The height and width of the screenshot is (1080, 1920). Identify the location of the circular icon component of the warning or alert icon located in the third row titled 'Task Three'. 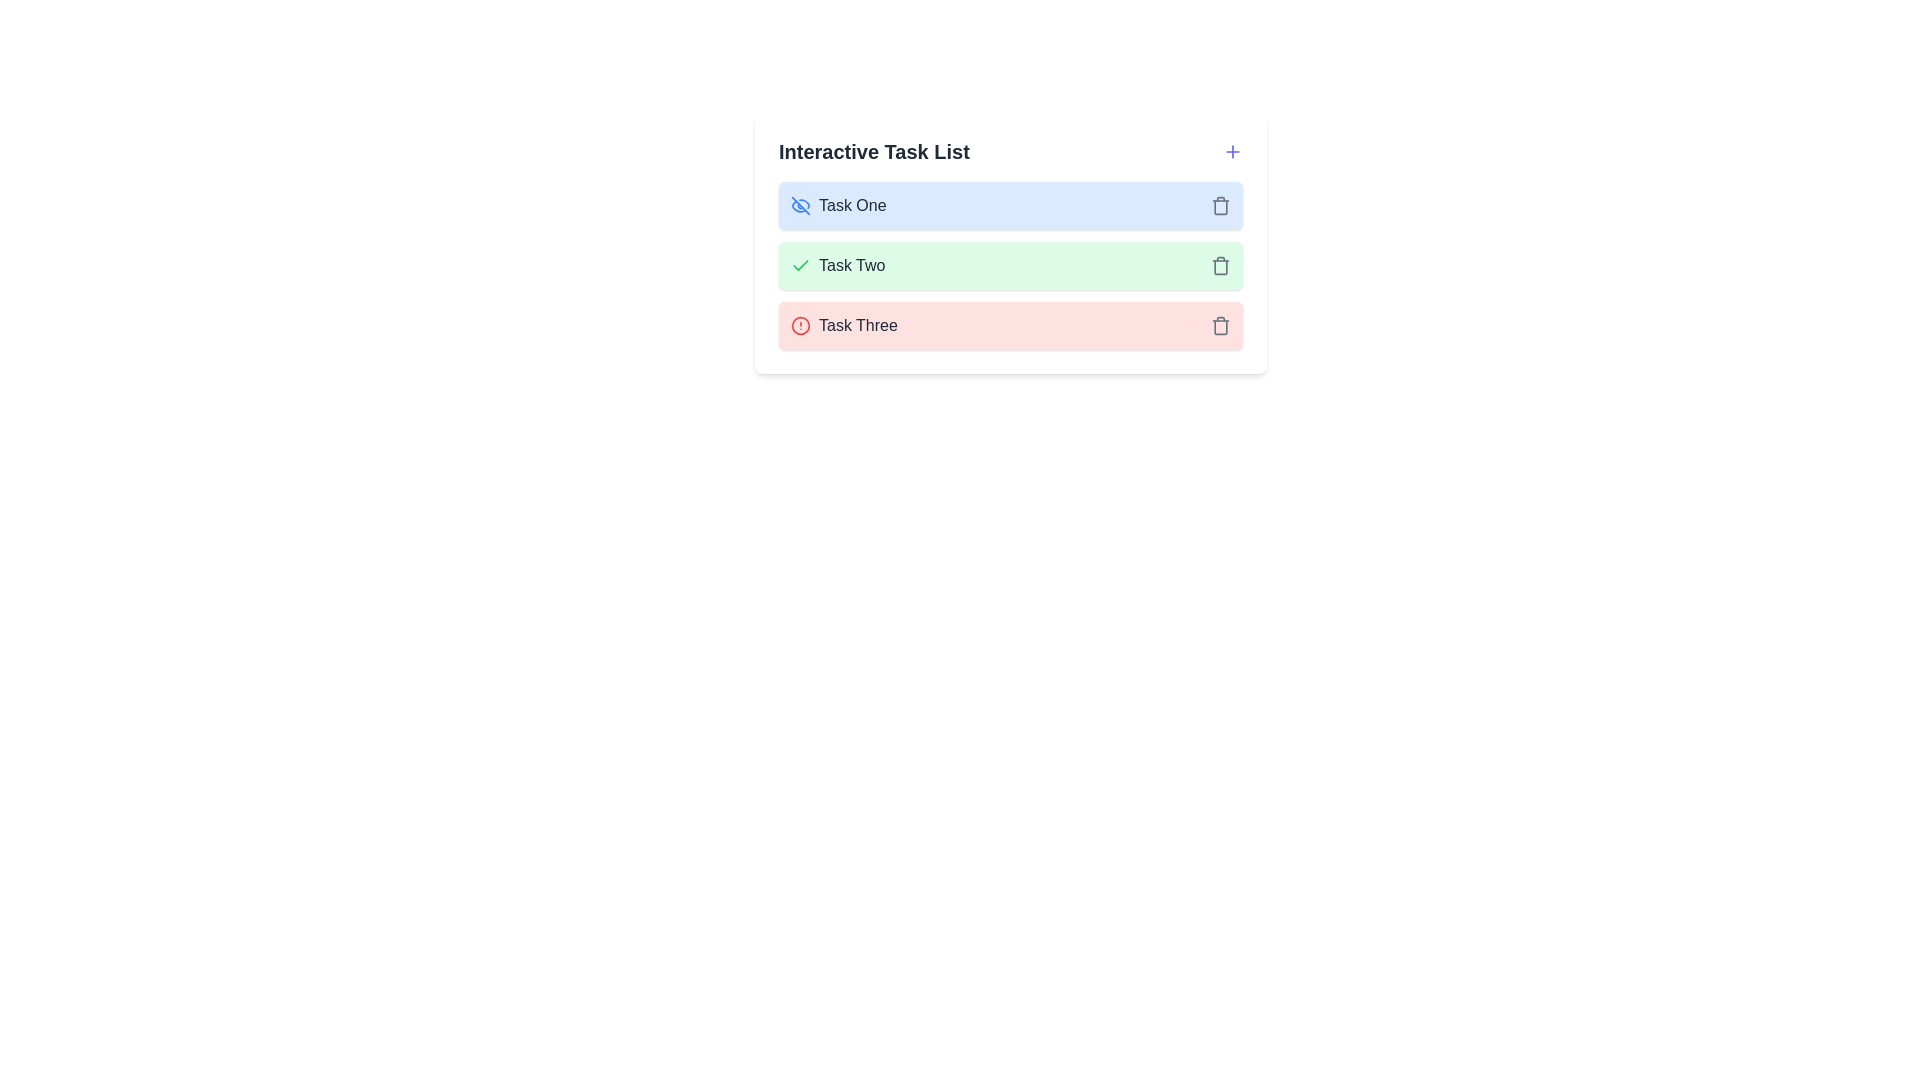
(801, 325).